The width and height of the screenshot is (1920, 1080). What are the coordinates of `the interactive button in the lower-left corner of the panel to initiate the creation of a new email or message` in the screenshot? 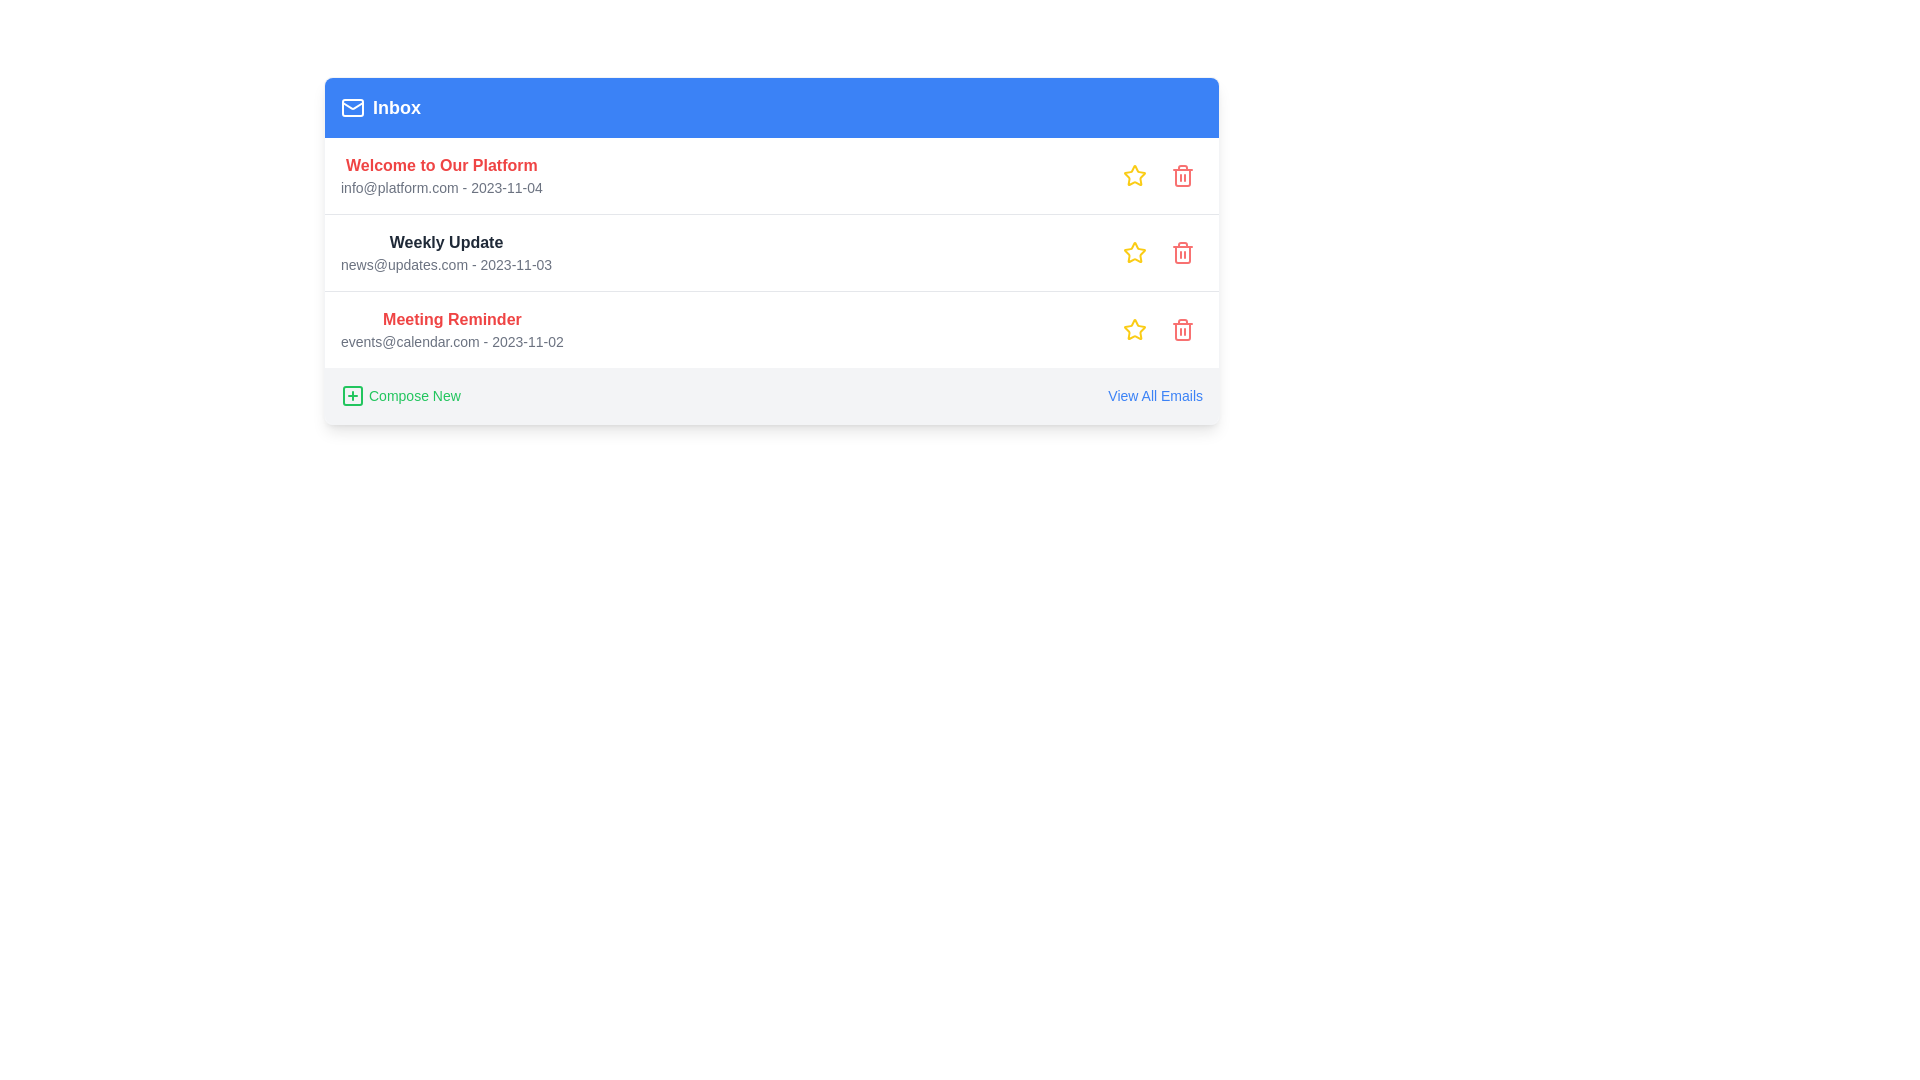 It's located at (400, 396).